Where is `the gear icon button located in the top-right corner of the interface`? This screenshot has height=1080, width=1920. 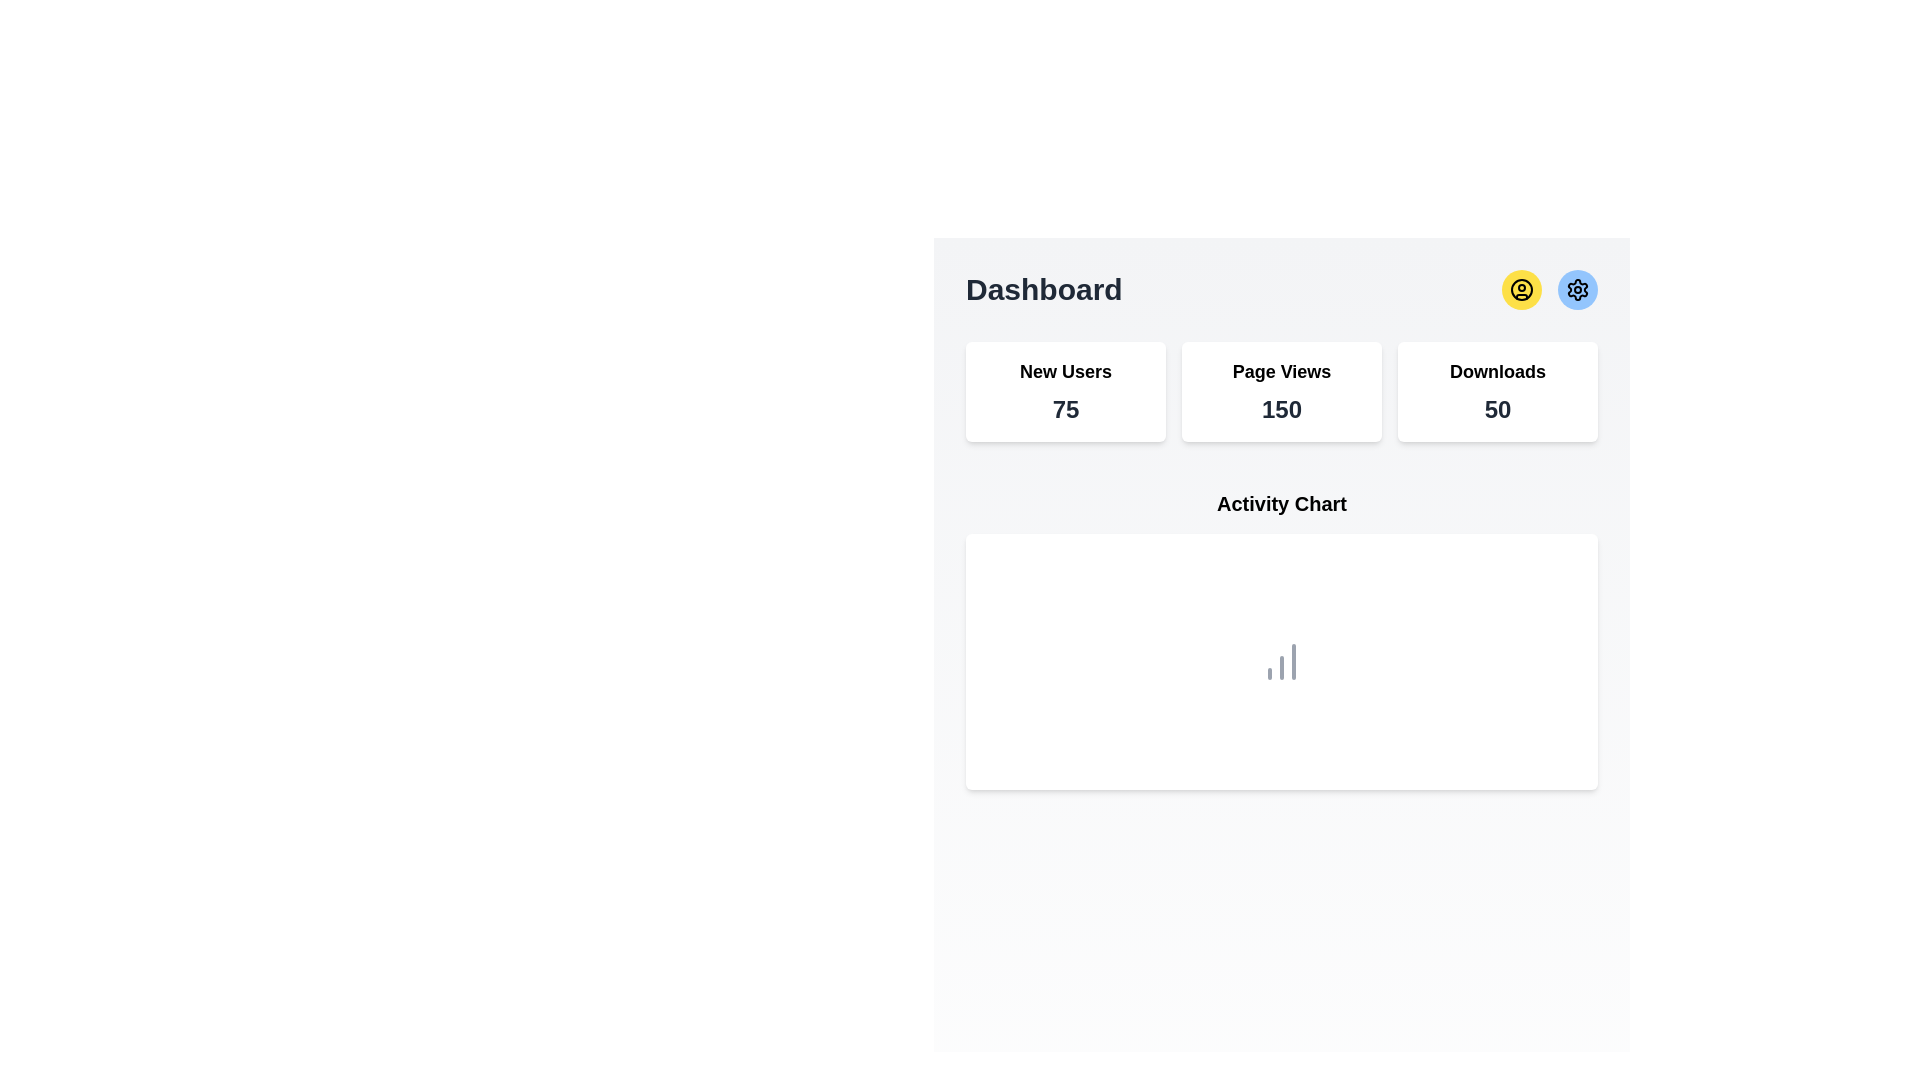 the gear icon button located in the top-right corner of the interface is located at coordinates (1577, 289).